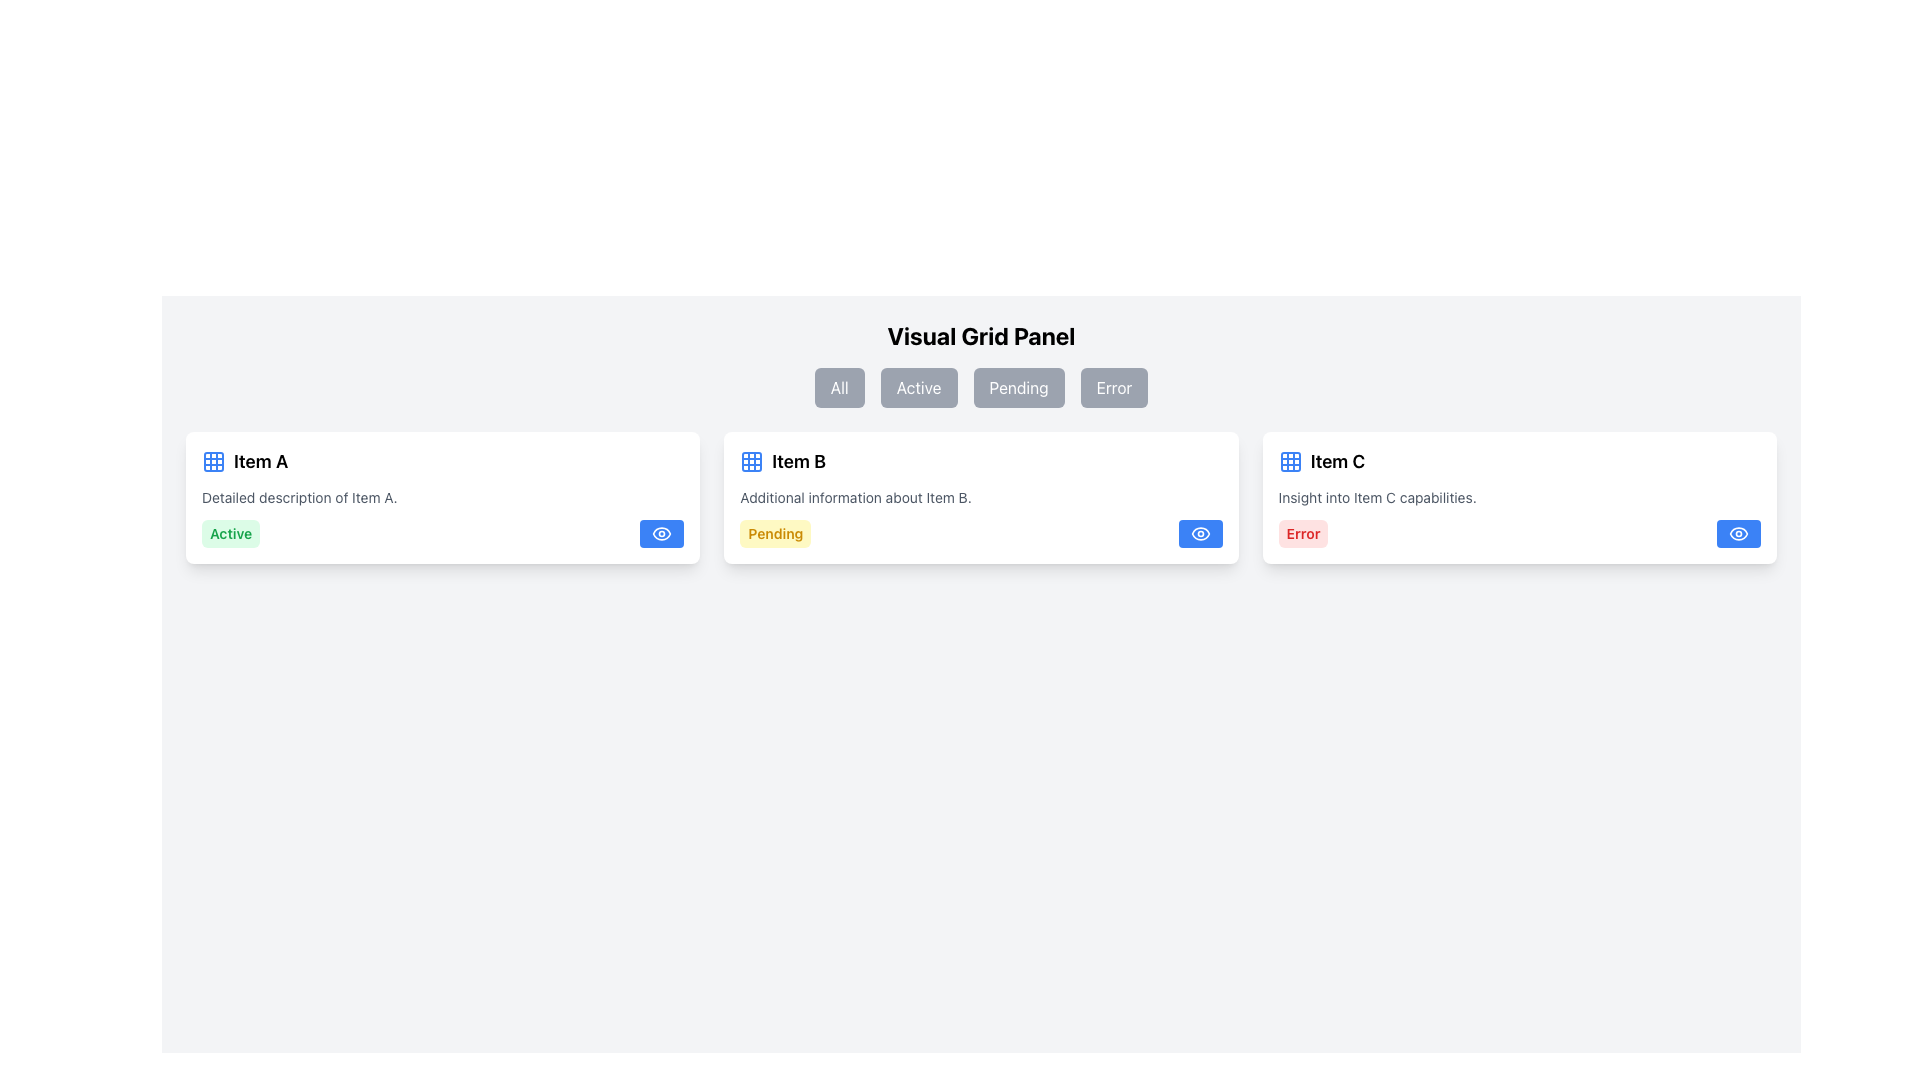 The width and height of the screenshot is (1920, 1080). What do you see at coordinates (1376, 496) in the screenshot?
I see `the static text element displaying 'Insight into Item C capabilities.' which is located below the heading 'Item C' and above the 'Error' label` at bounding box center [1376, 496].